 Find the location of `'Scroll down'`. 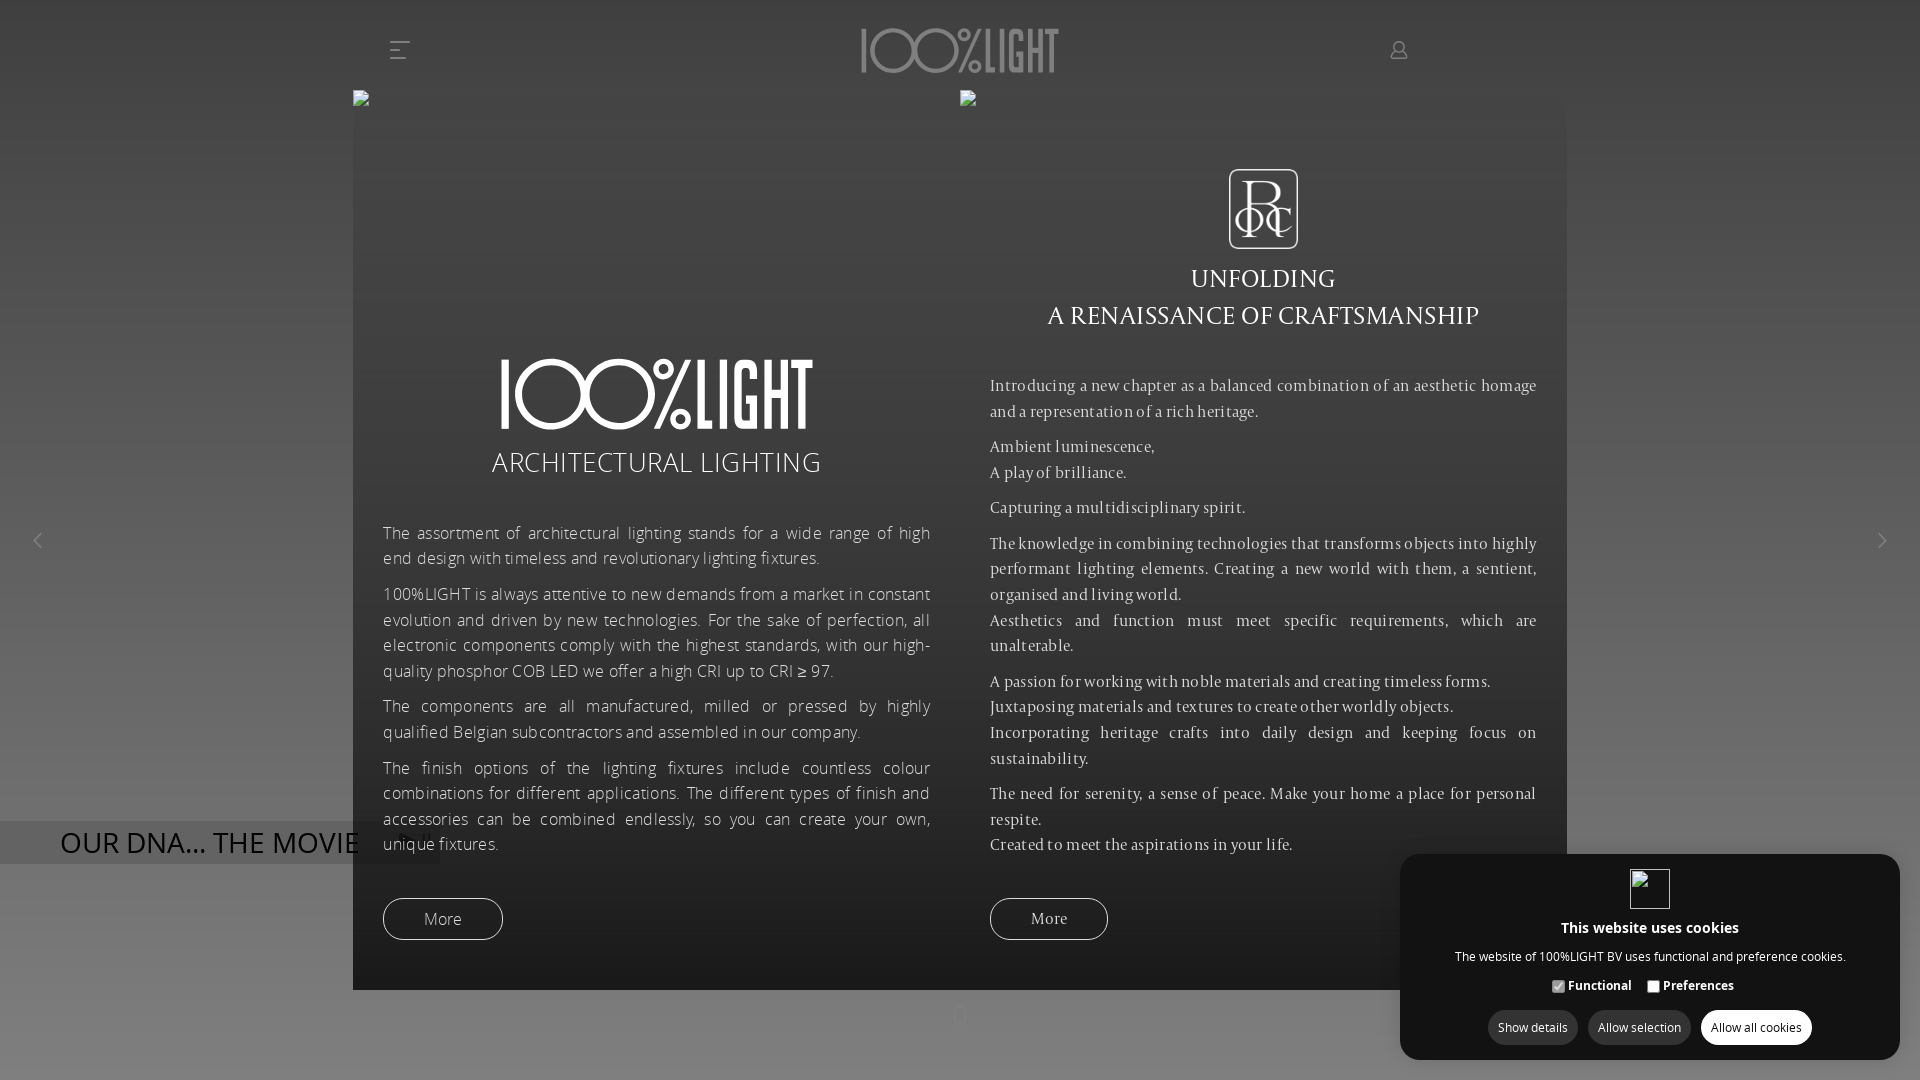

'Scroll down' is located at coordinates (960, 1014).